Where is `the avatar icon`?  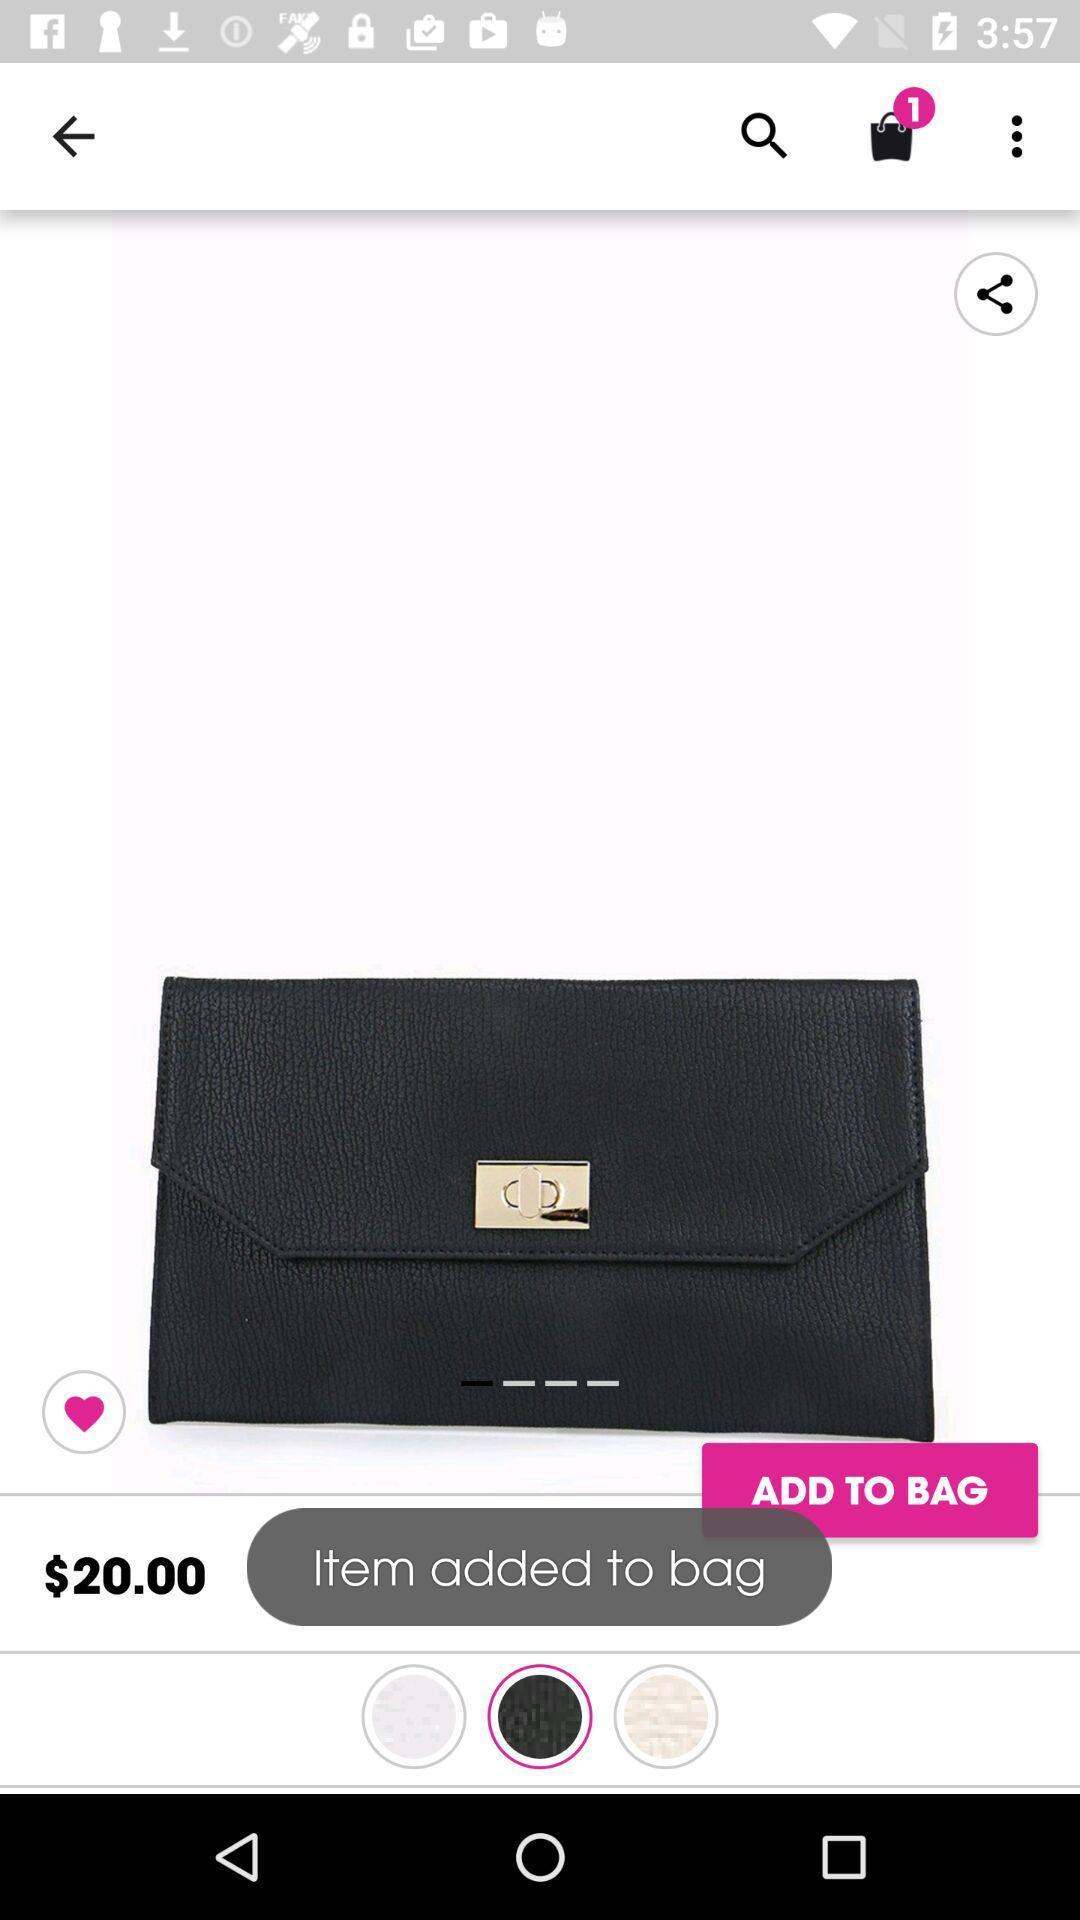
the avatar icon is located at coordinates (412, 1715).